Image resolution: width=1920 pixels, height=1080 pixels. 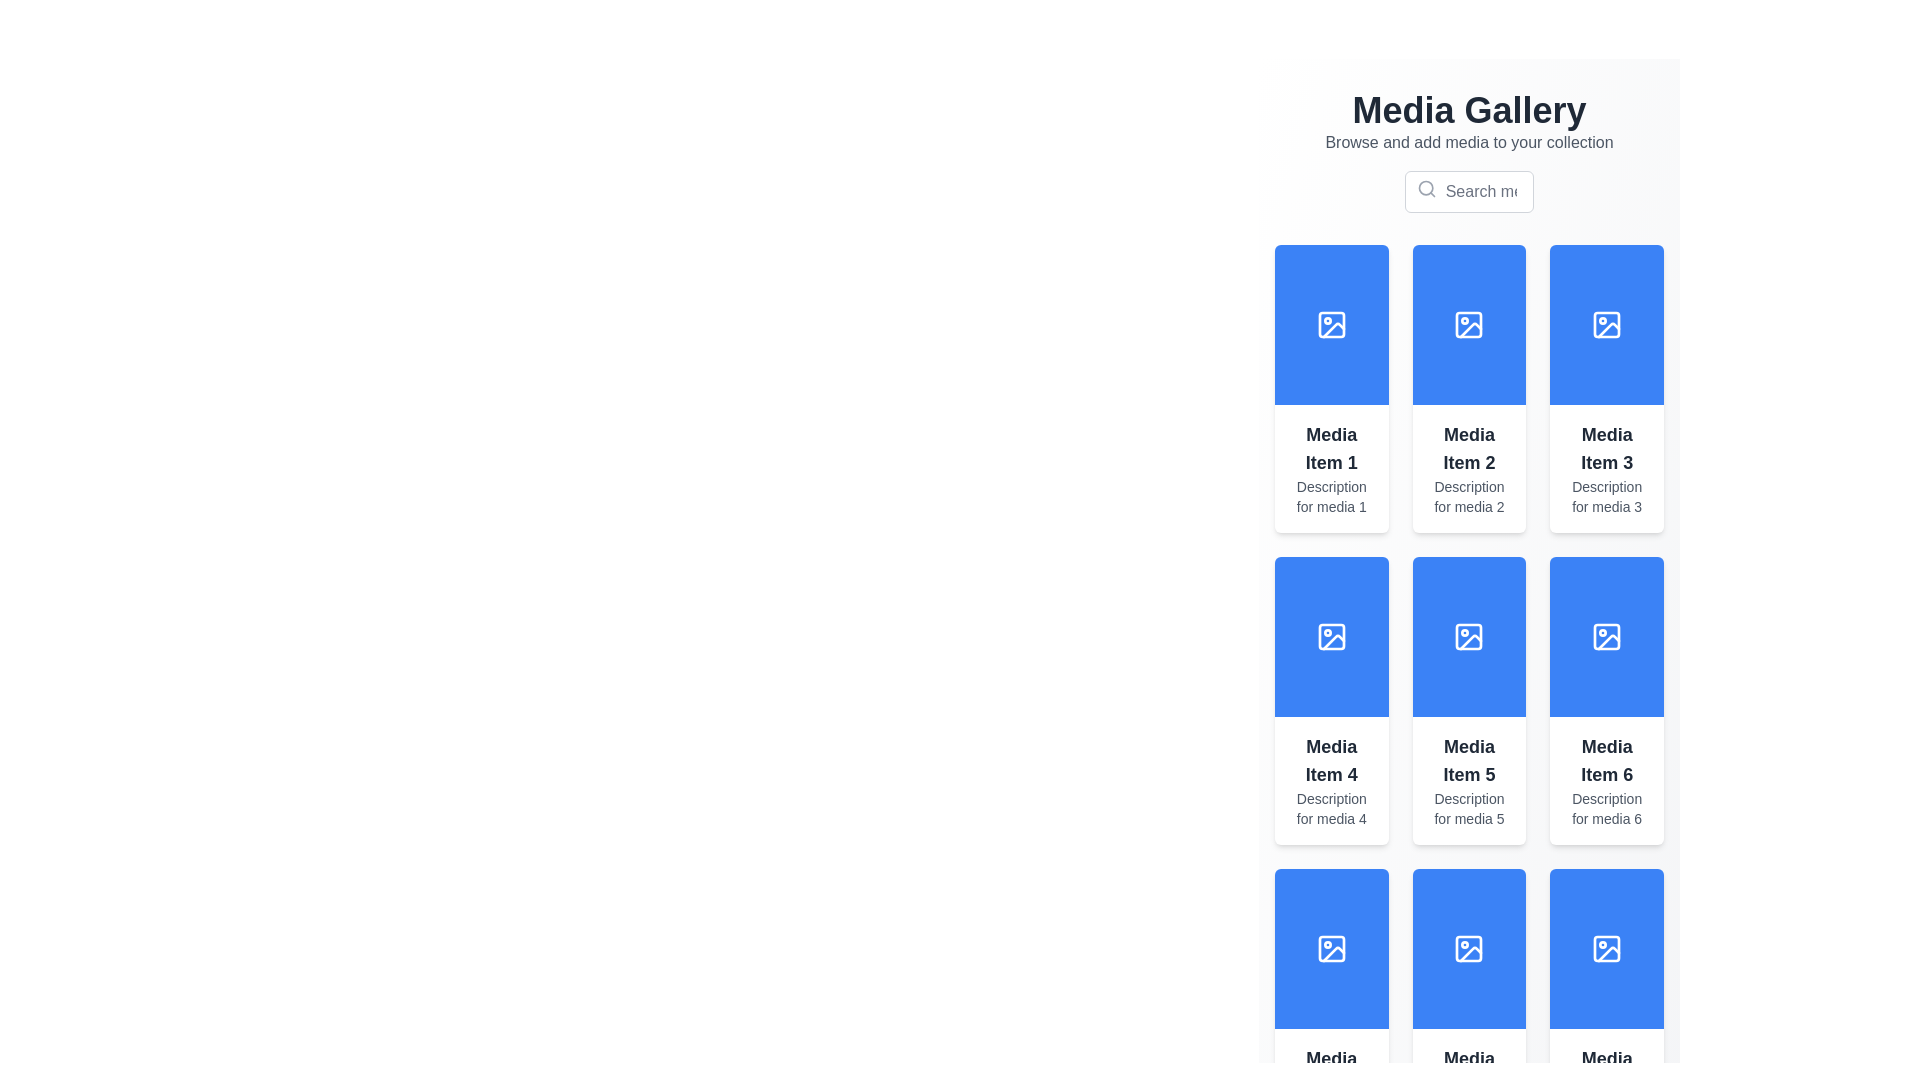 I want to click on the interactive SVG graphic rectangle with rounded corners located in the top-left card of the media gallery grid, so click(x=1331, y=323).